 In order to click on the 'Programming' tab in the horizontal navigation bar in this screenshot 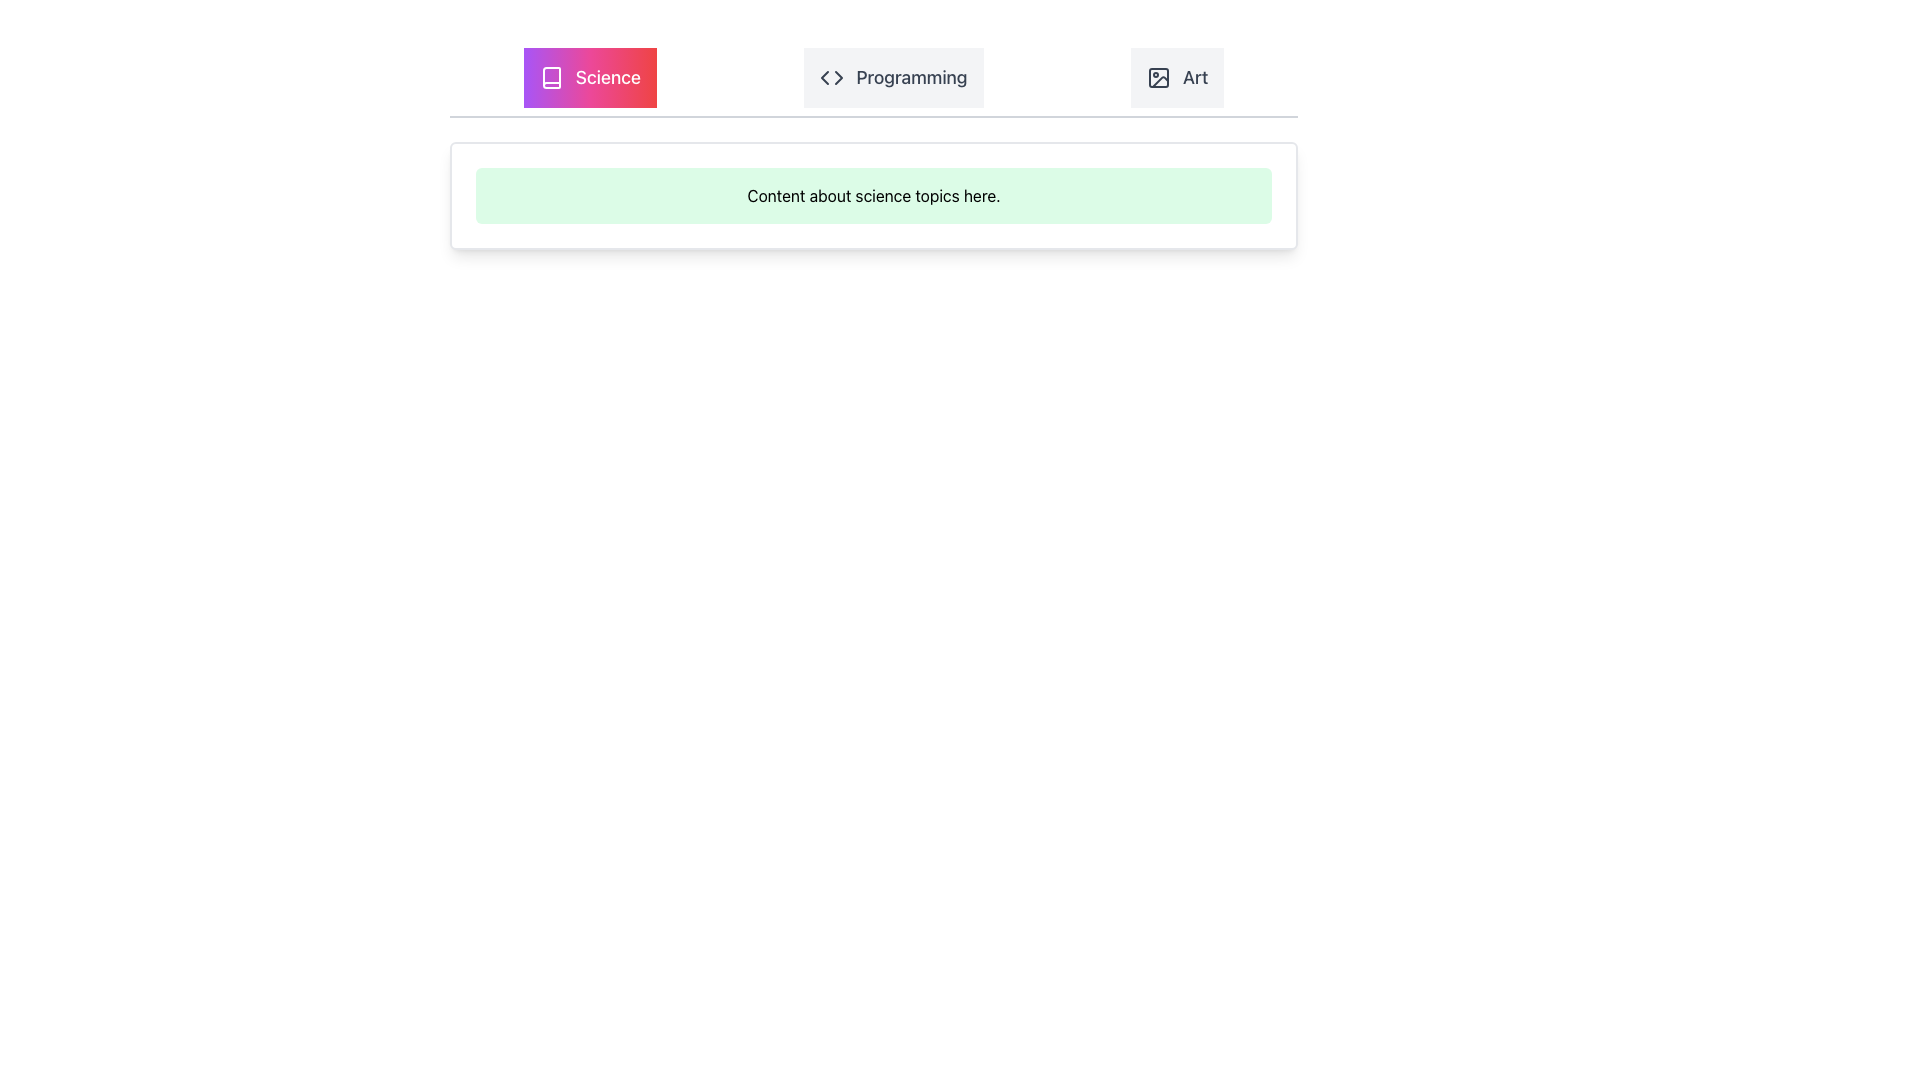, I will do `click(892, 76)`.